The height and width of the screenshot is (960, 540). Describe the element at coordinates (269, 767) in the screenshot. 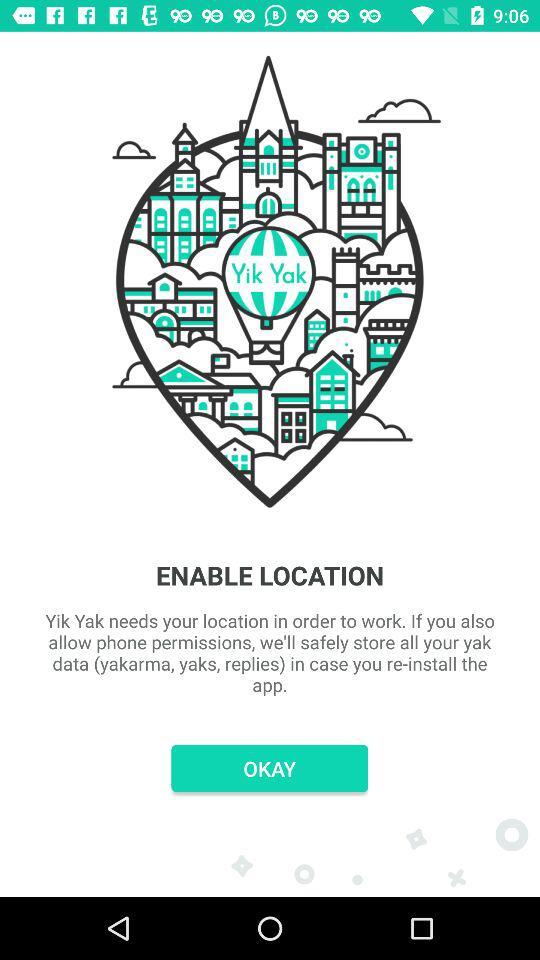

I see `the item below yik yak needs` at that location.